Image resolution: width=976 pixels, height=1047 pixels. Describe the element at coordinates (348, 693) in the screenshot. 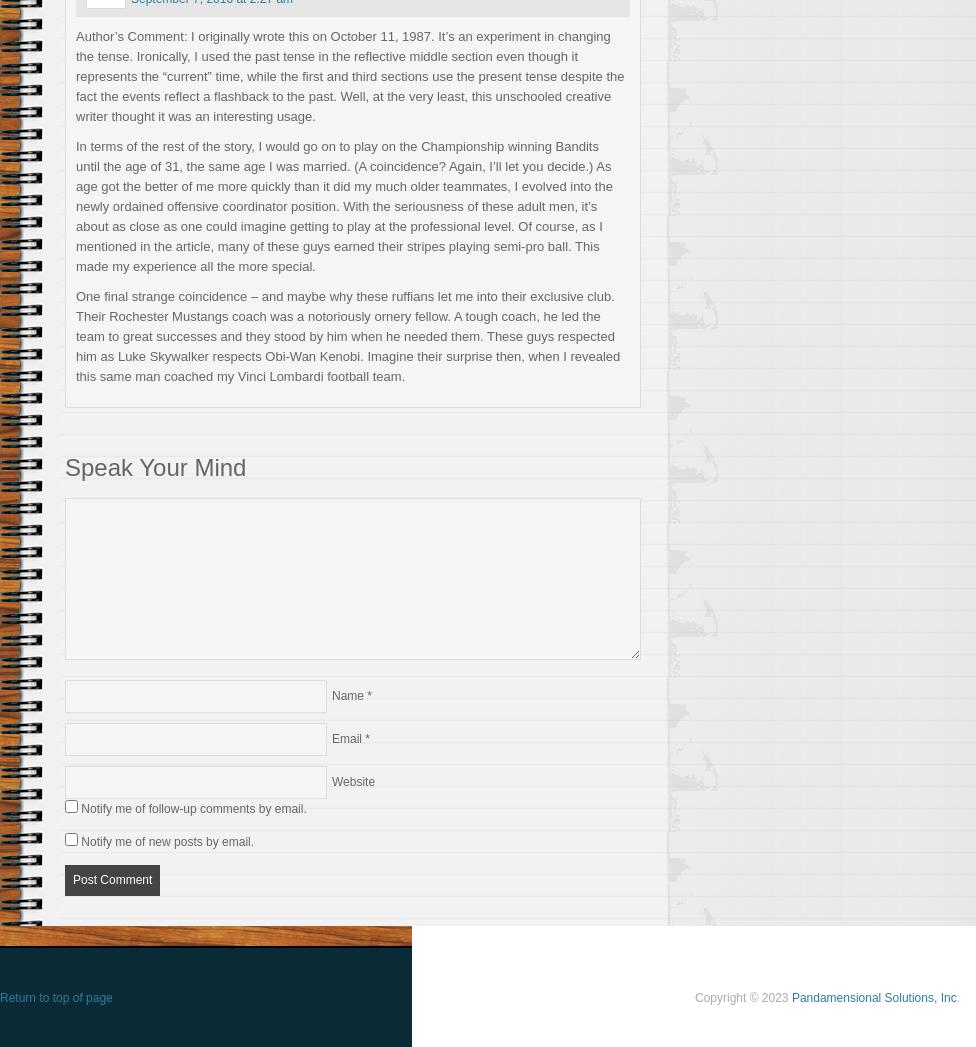

I see `'Name'` at that location.